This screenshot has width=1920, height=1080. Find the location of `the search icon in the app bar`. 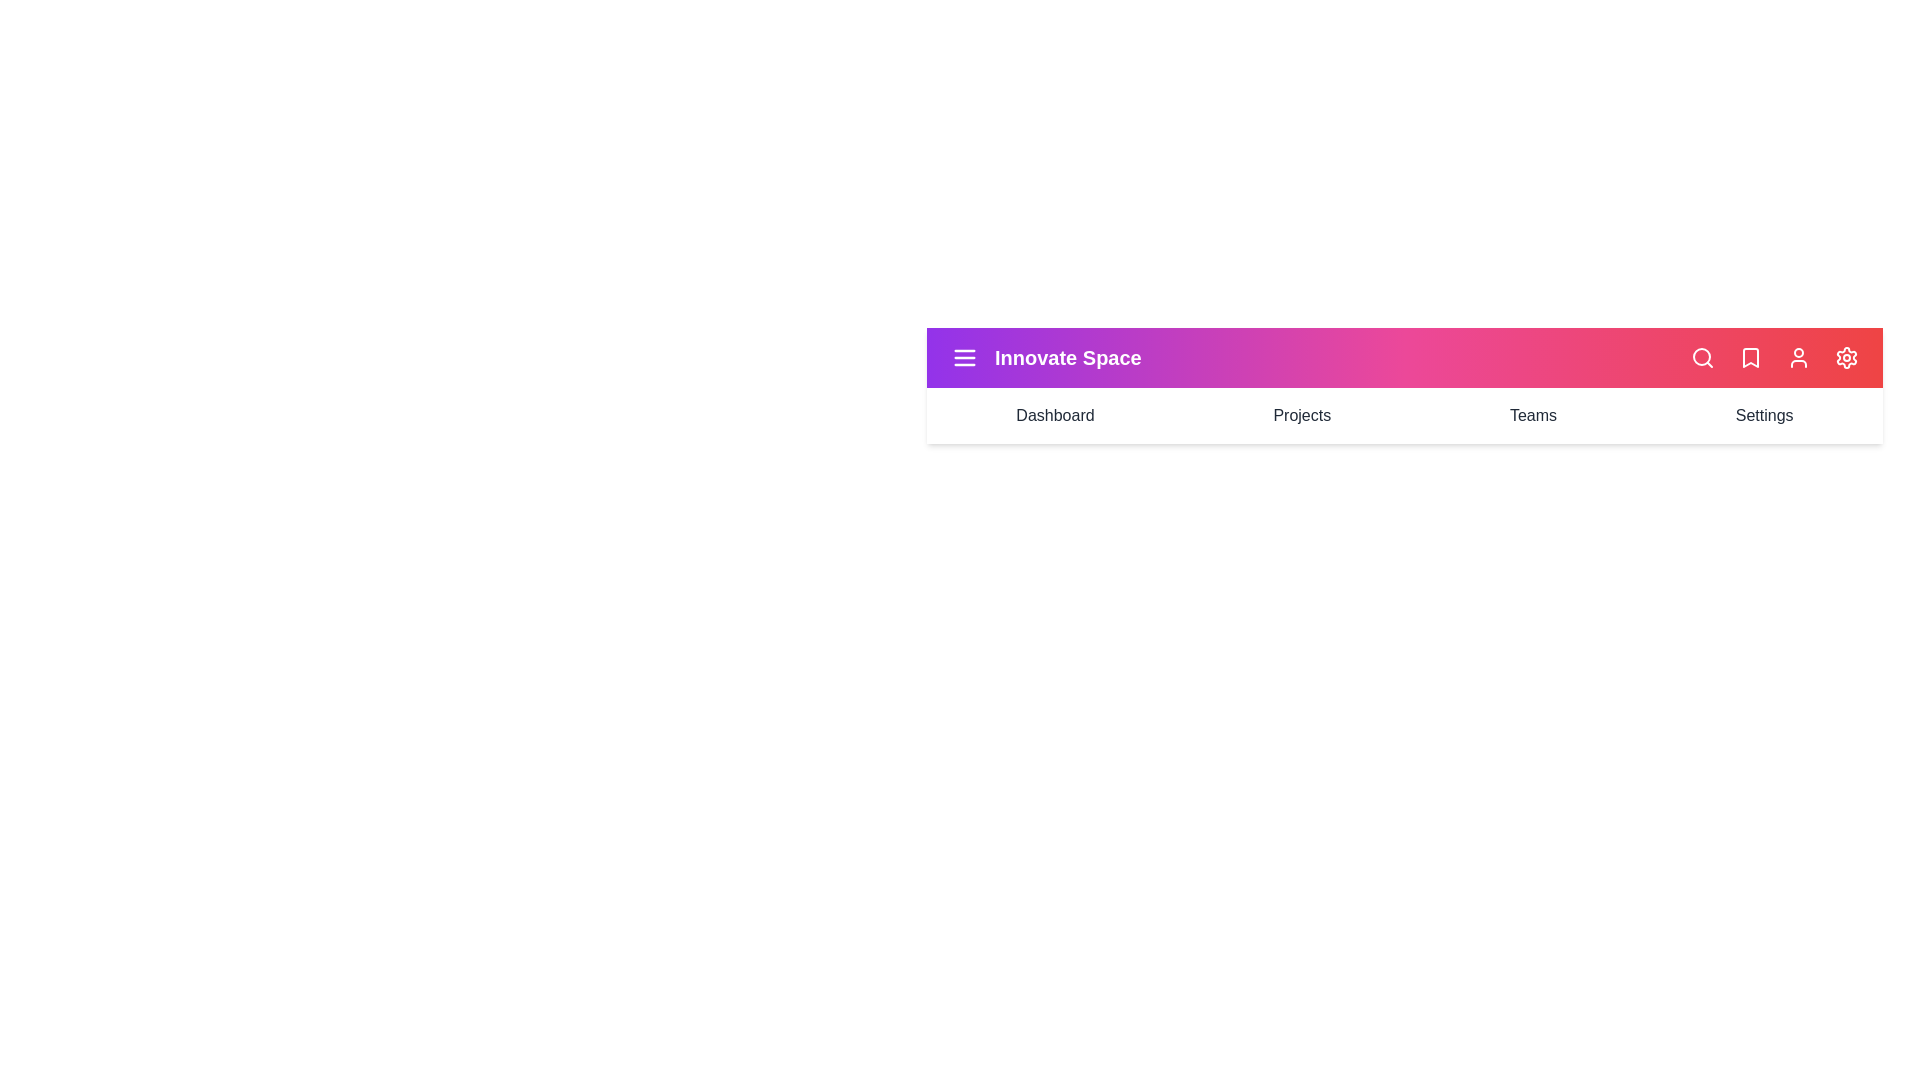

the search icon in the app bar is located at coordinates (1702, 357).